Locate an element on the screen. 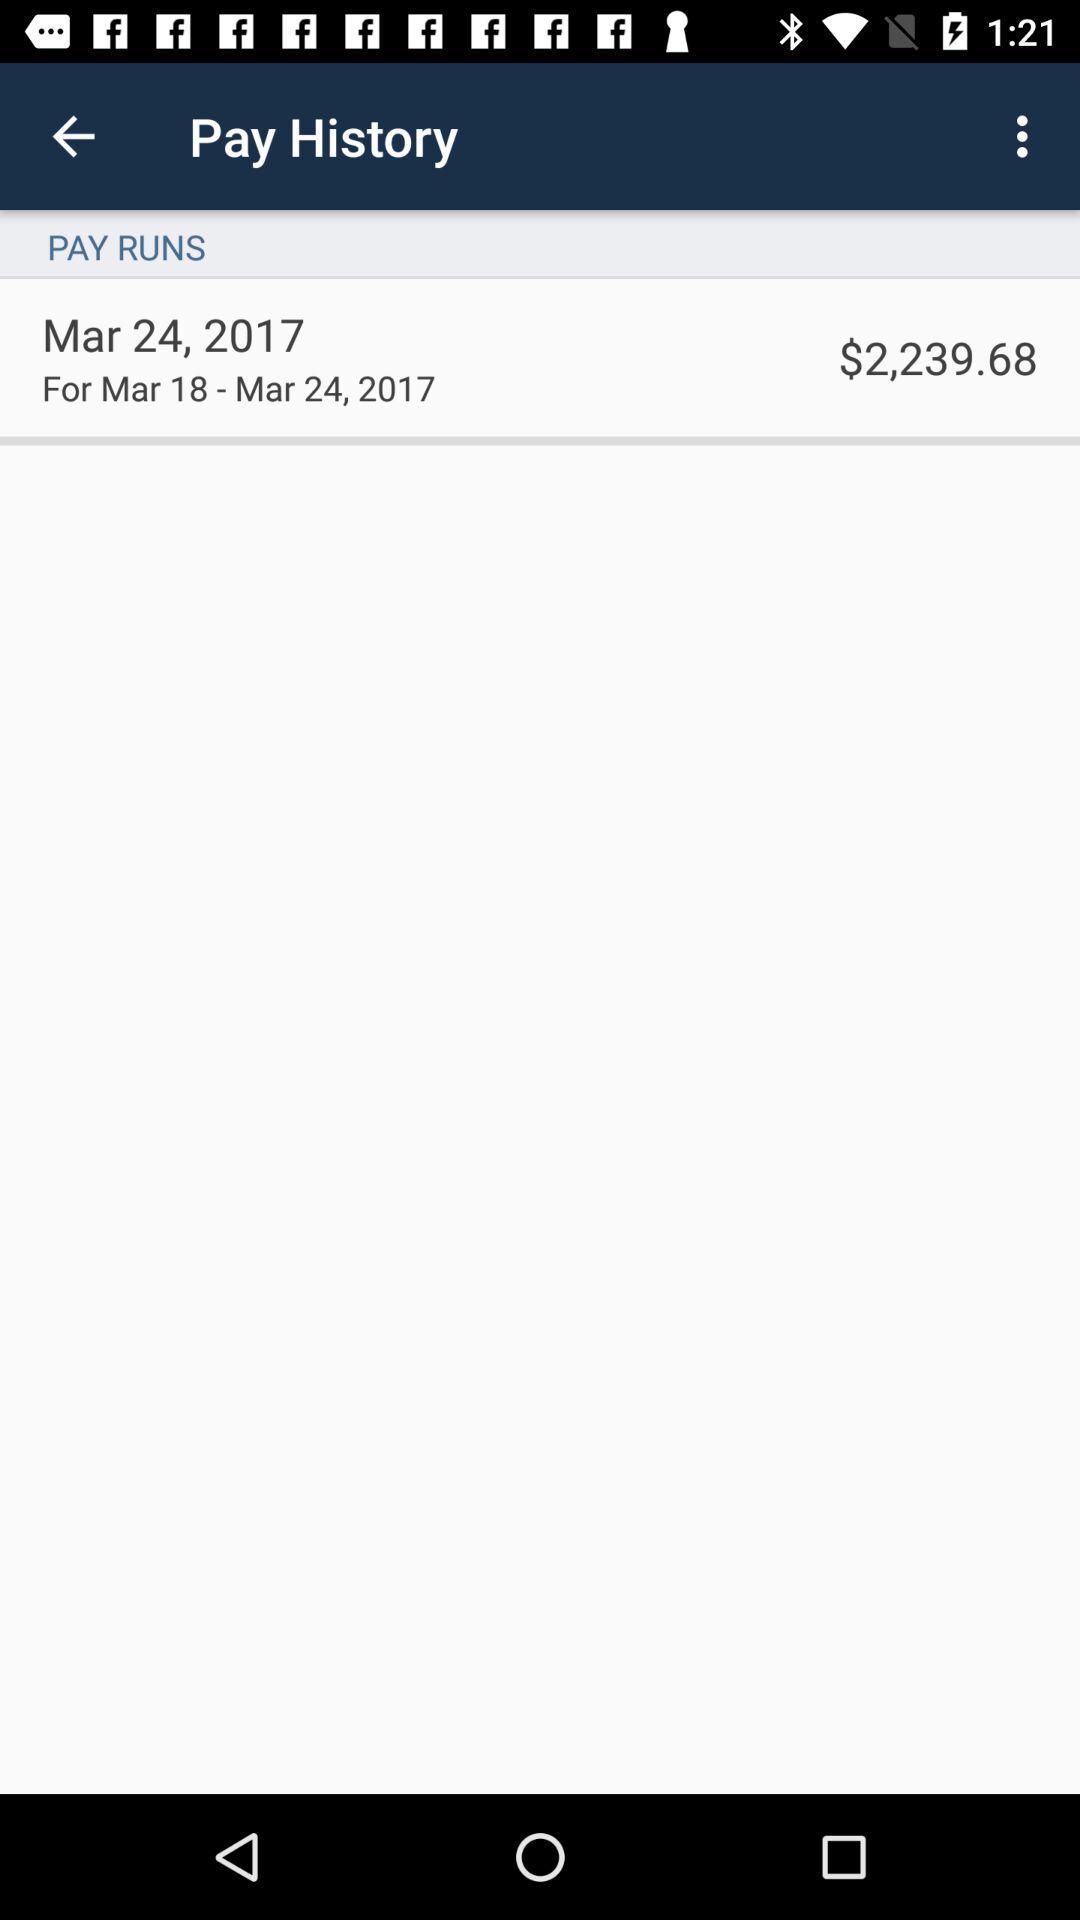 This screenshot has height=1920, width=1080. the icon above pay runs item is located at coordinates (1027, 135).